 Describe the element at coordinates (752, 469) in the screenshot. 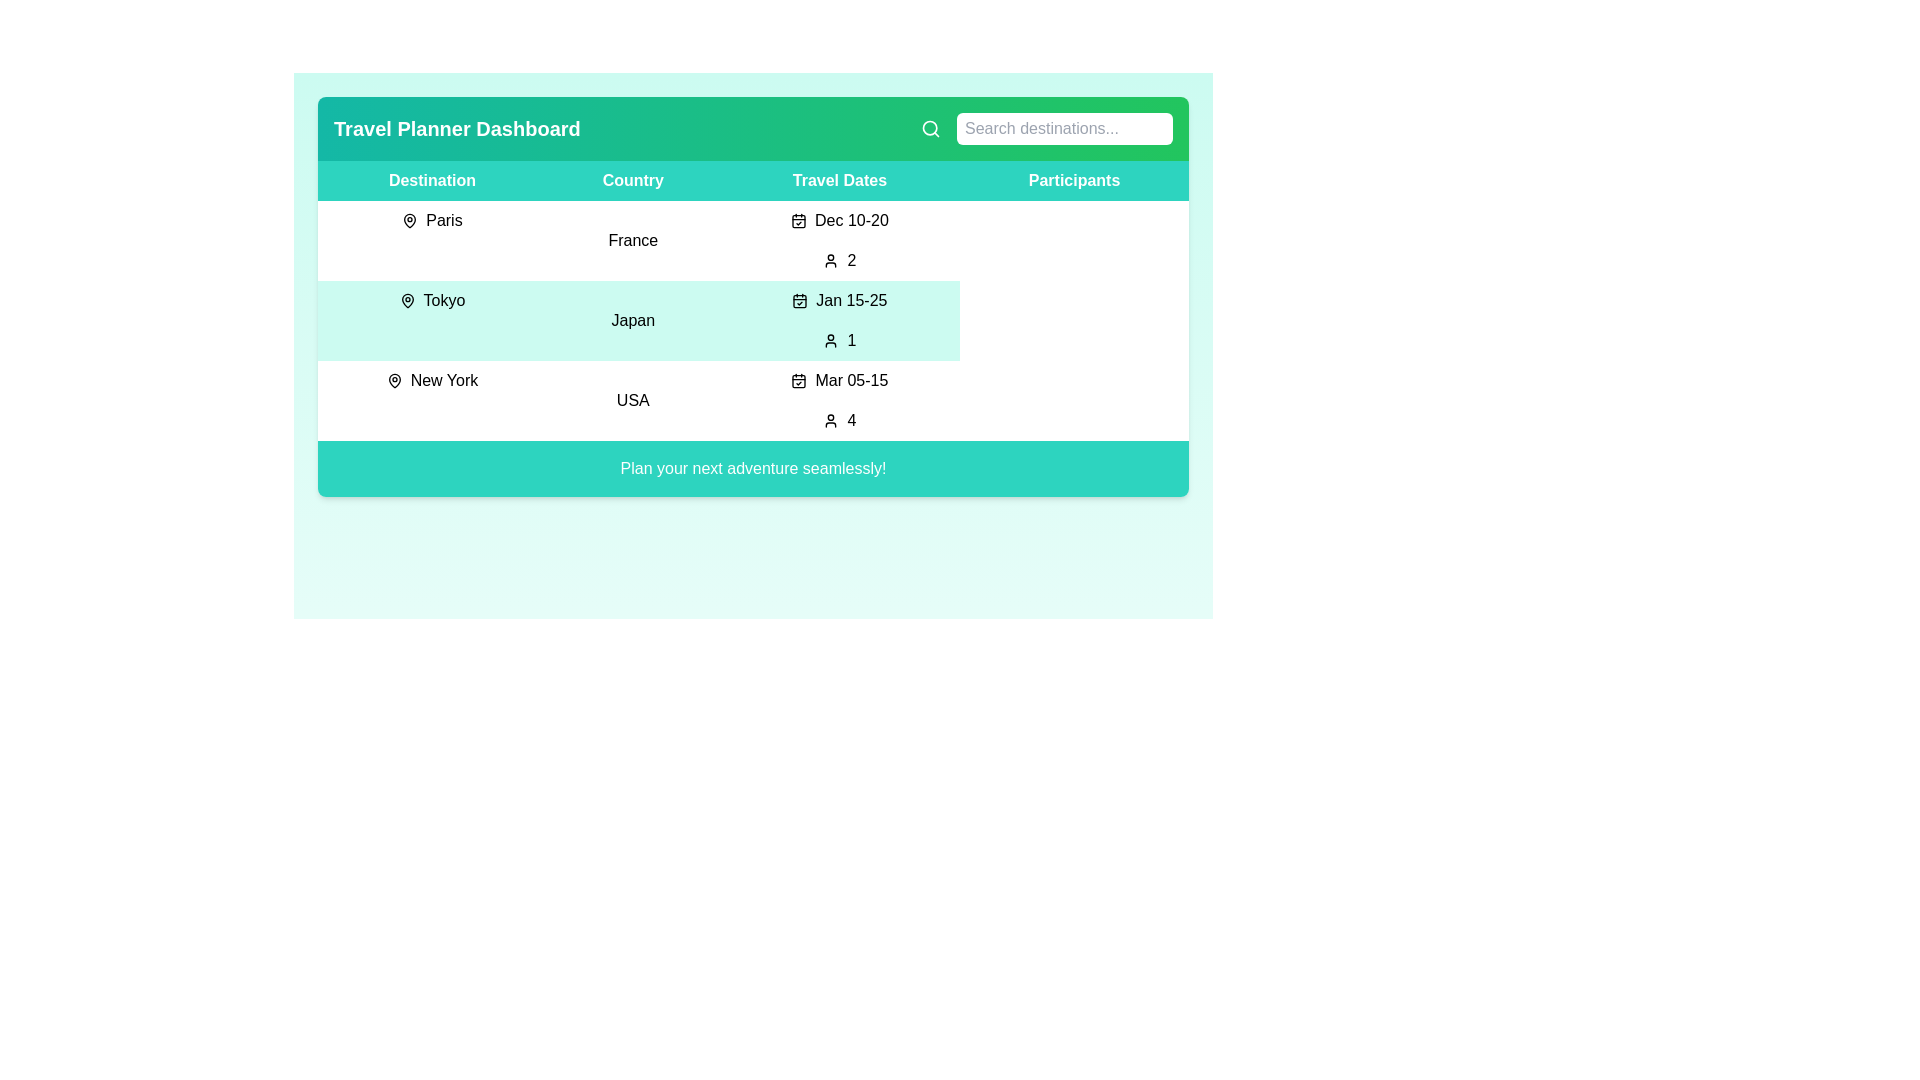

I see `the motivational text element located at the lower section of the card with a teal background, positioned below the data table` at that location.